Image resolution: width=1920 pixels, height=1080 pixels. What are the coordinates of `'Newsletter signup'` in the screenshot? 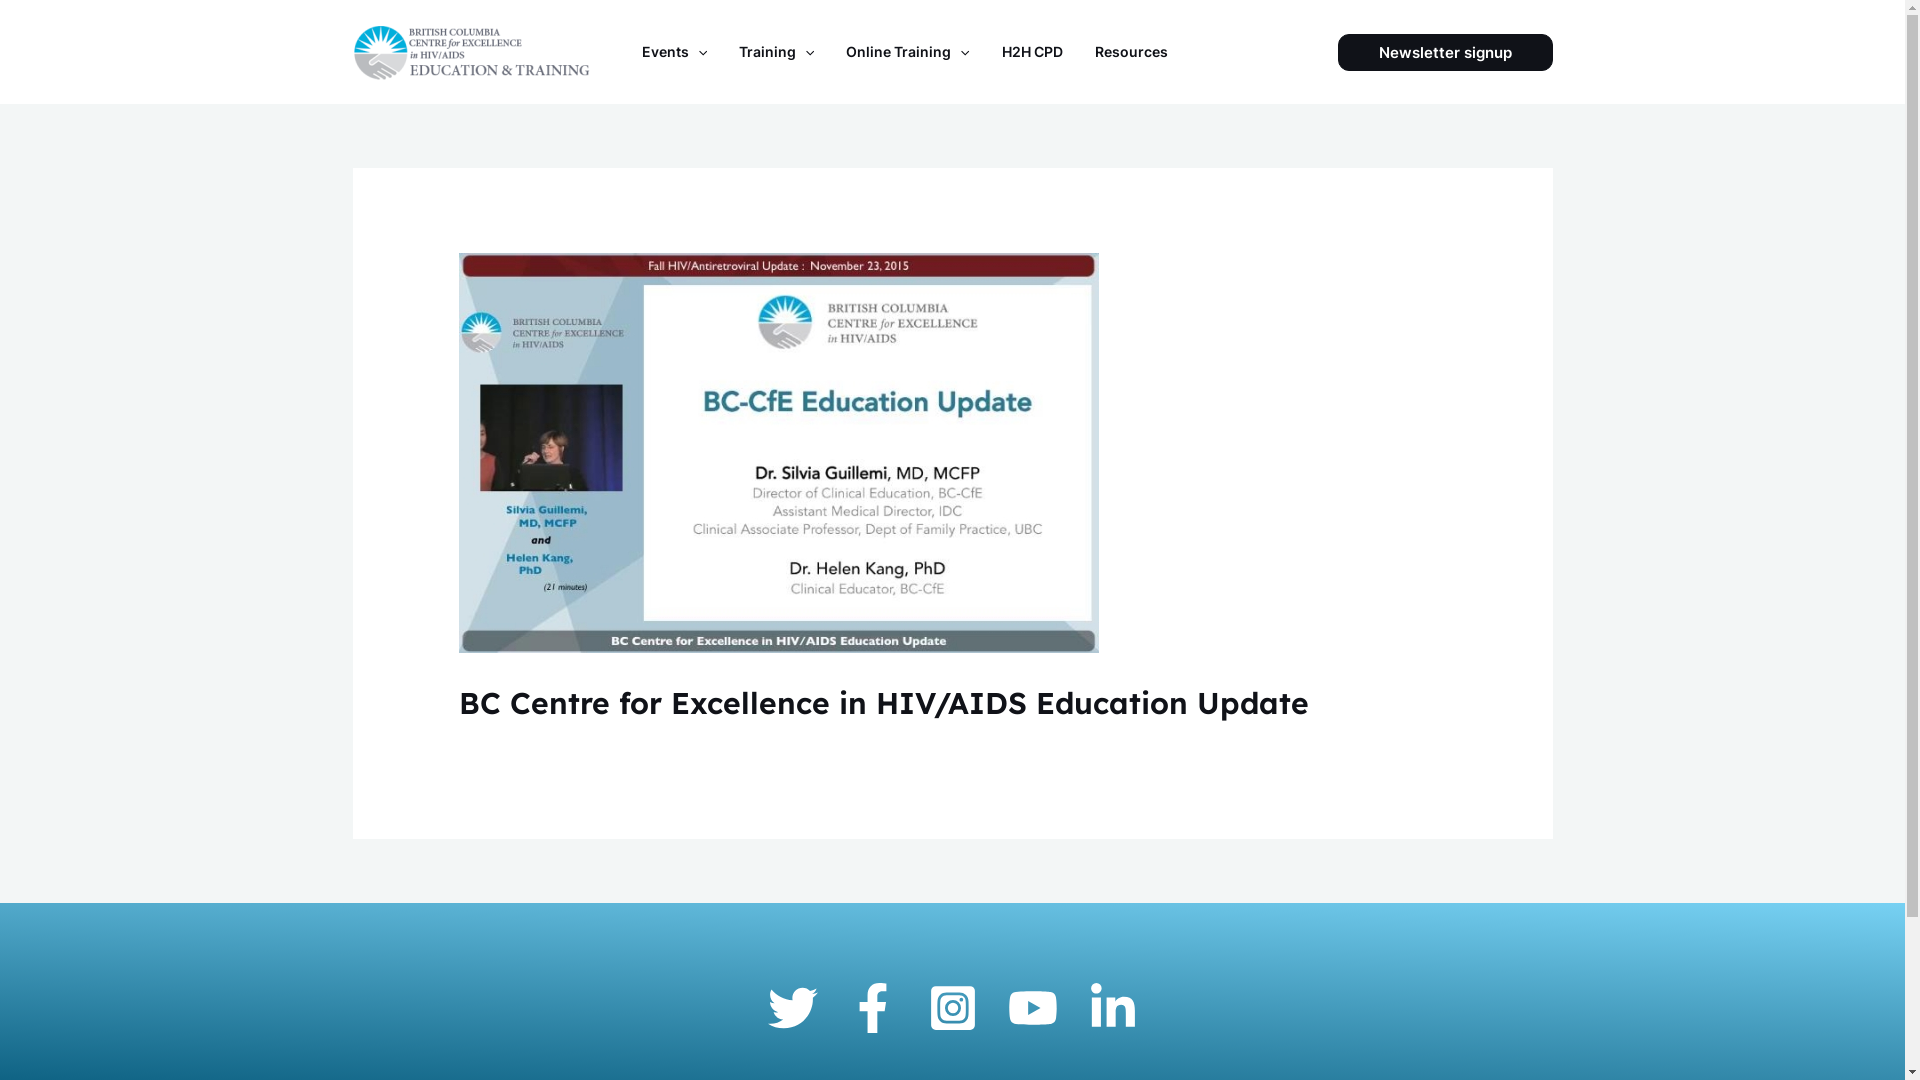 It's located at (1445, 51).